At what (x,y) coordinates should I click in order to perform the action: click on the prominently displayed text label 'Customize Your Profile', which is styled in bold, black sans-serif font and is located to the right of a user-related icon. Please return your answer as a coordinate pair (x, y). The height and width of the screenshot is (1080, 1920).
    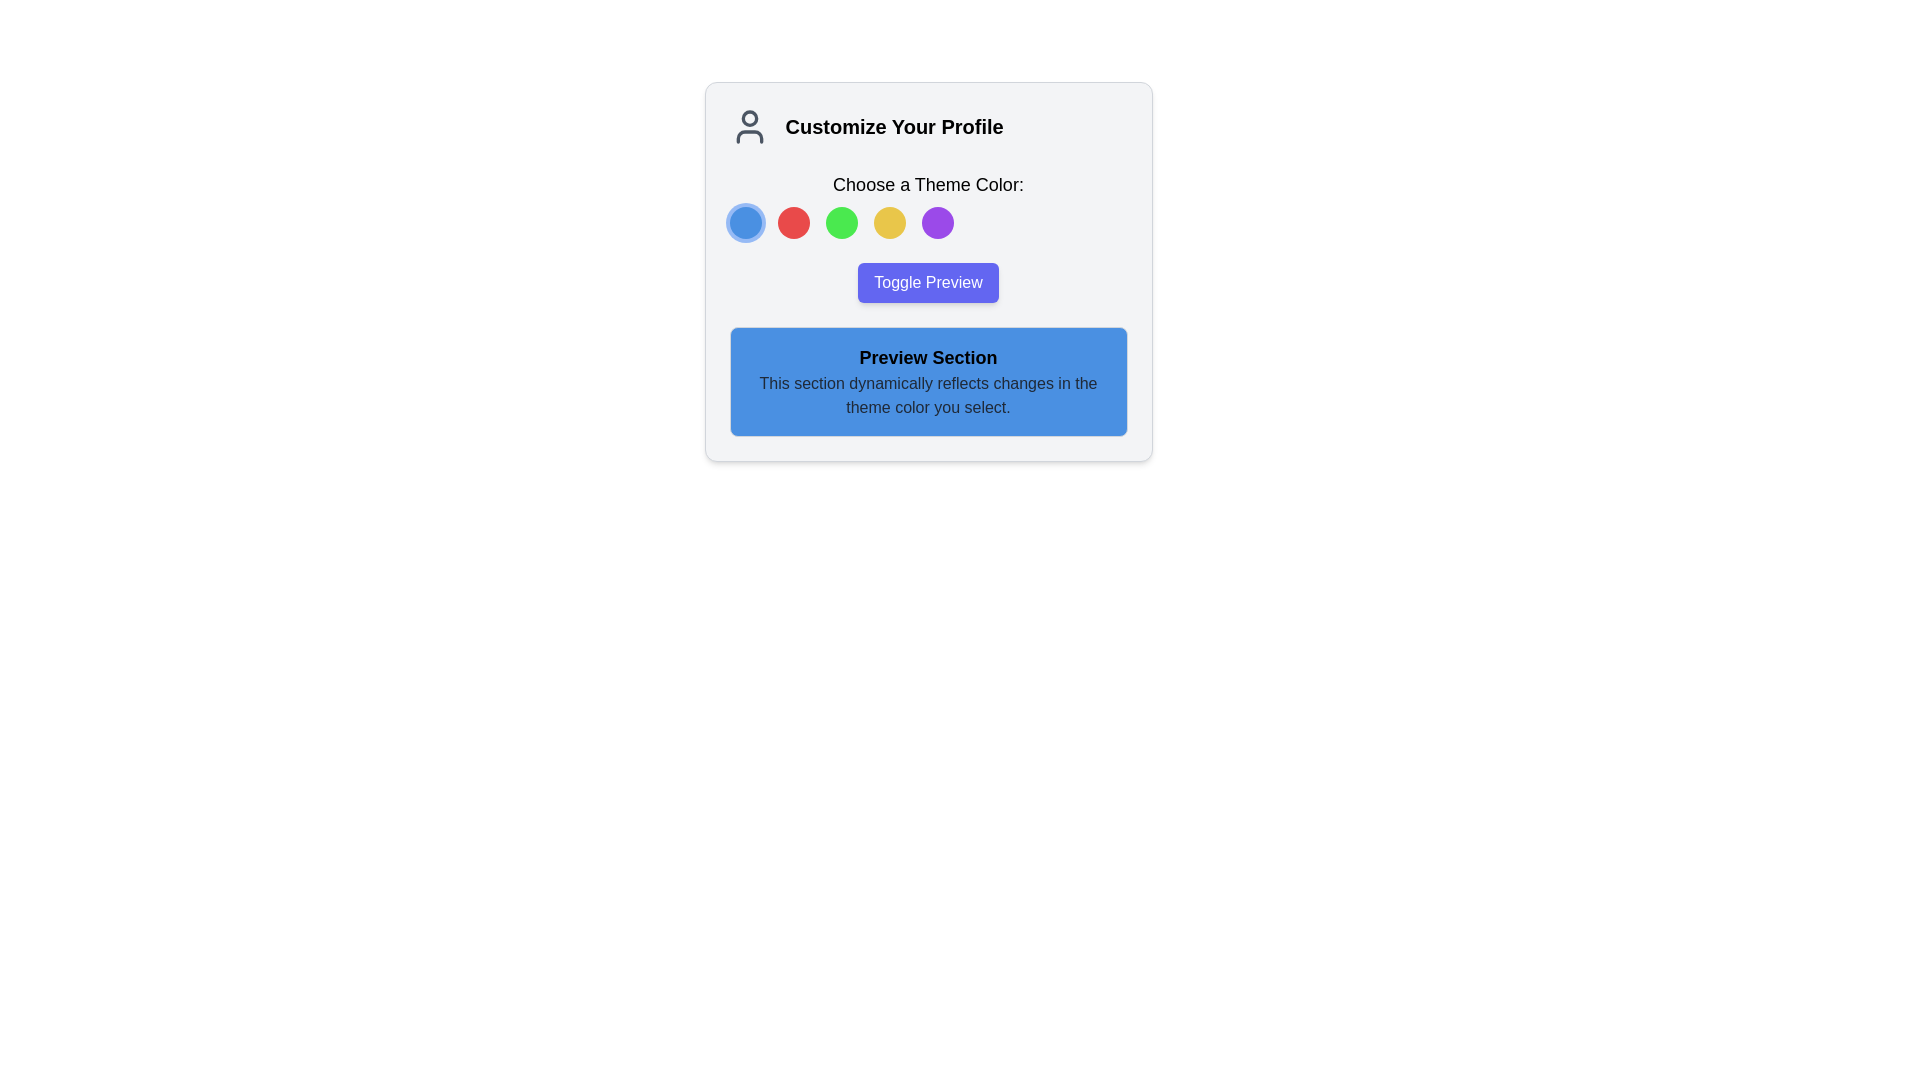
    Looking at the image, I should click on (893, 127).